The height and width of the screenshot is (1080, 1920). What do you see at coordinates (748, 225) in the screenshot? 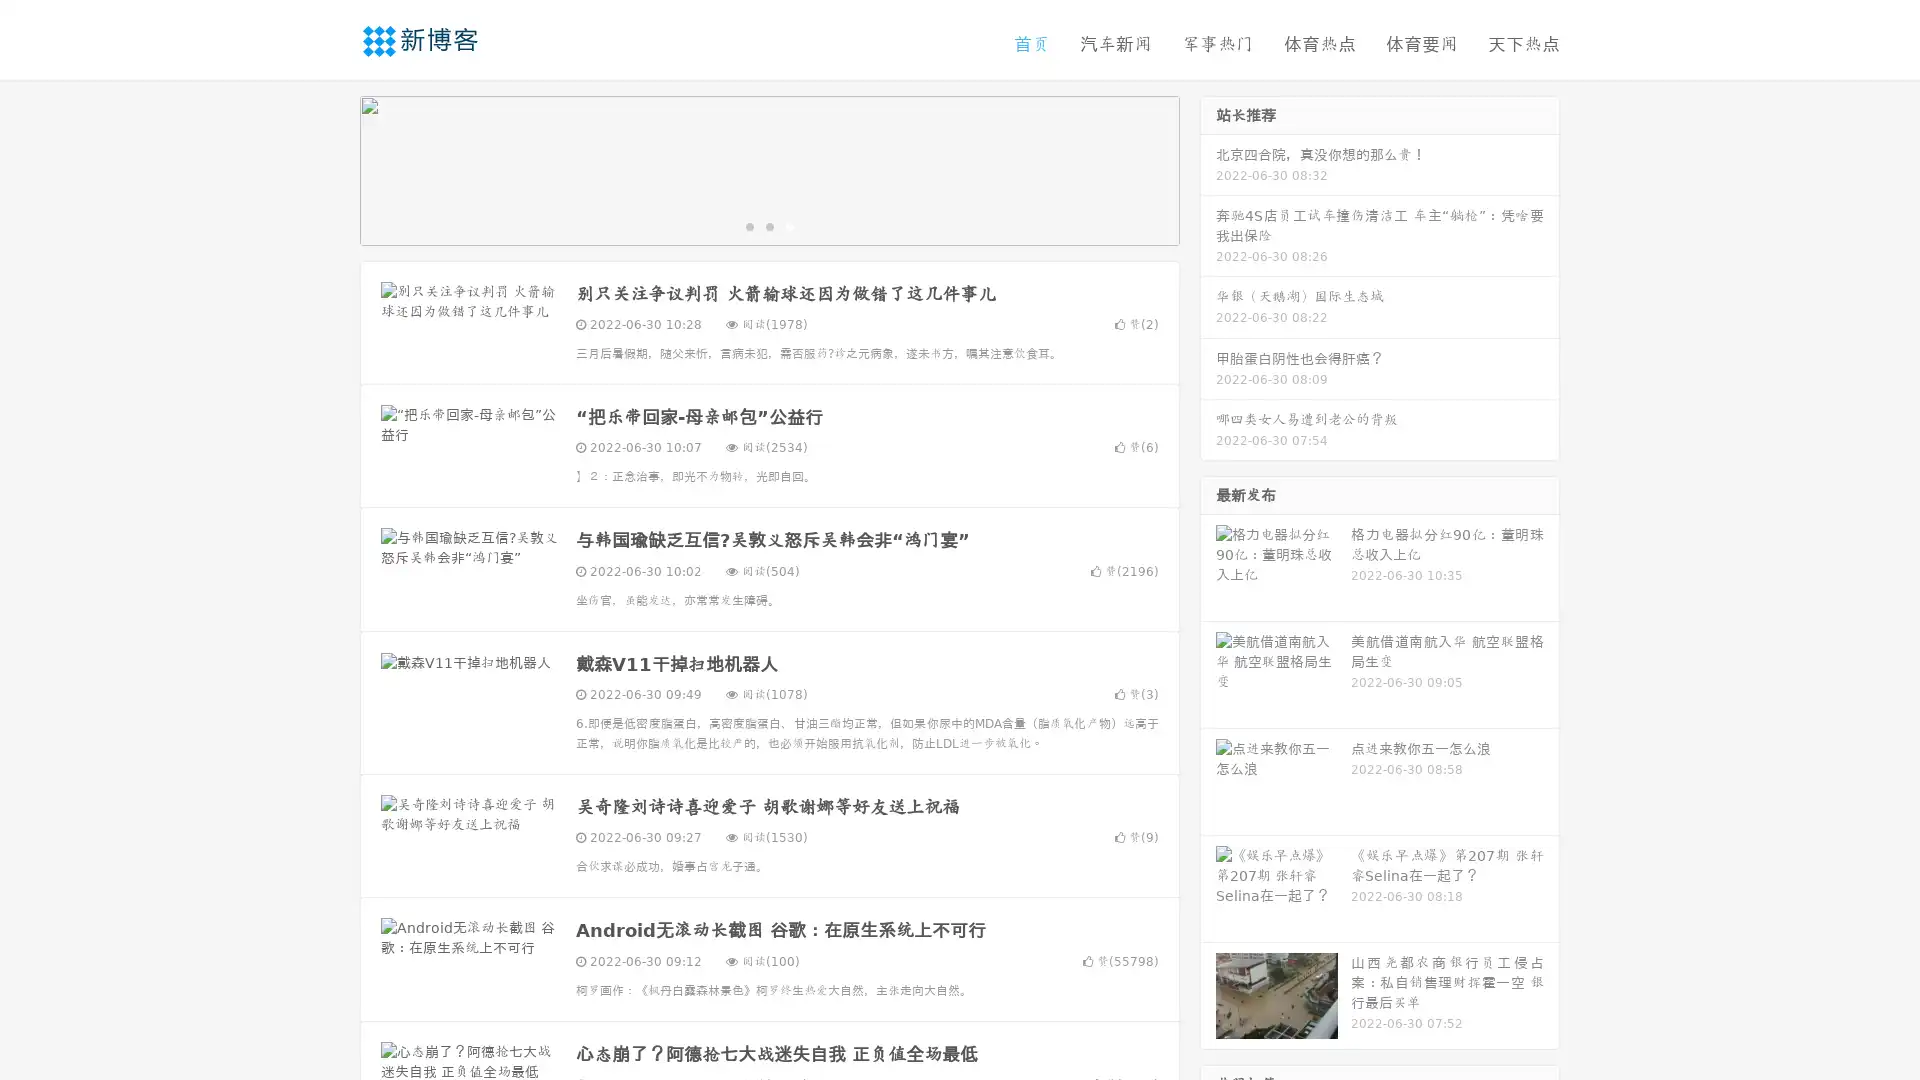
I see `Go to slide 1` at bounding box center [748, 225].